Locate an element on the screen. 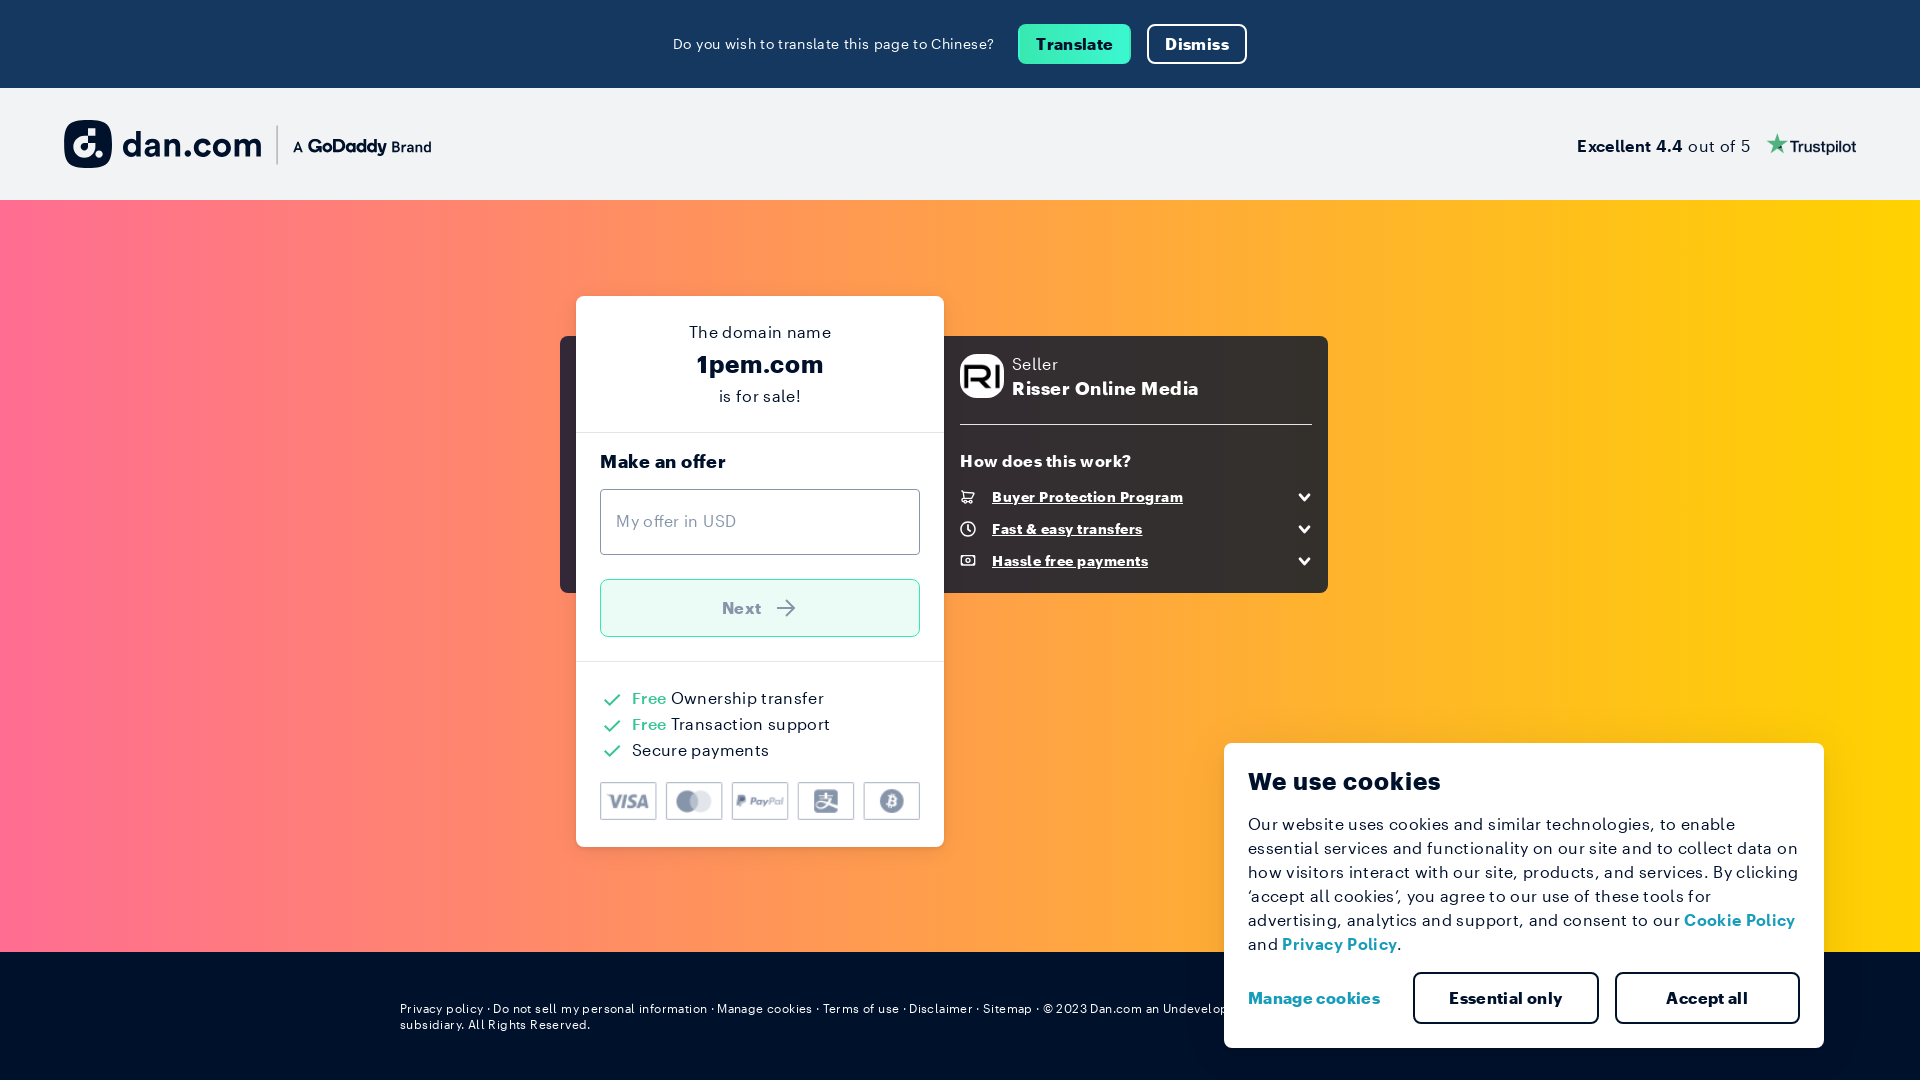 This screenshot has width=1920, height=1080. 'Do not sell my personal information' is located at coordinates (599, 1007).